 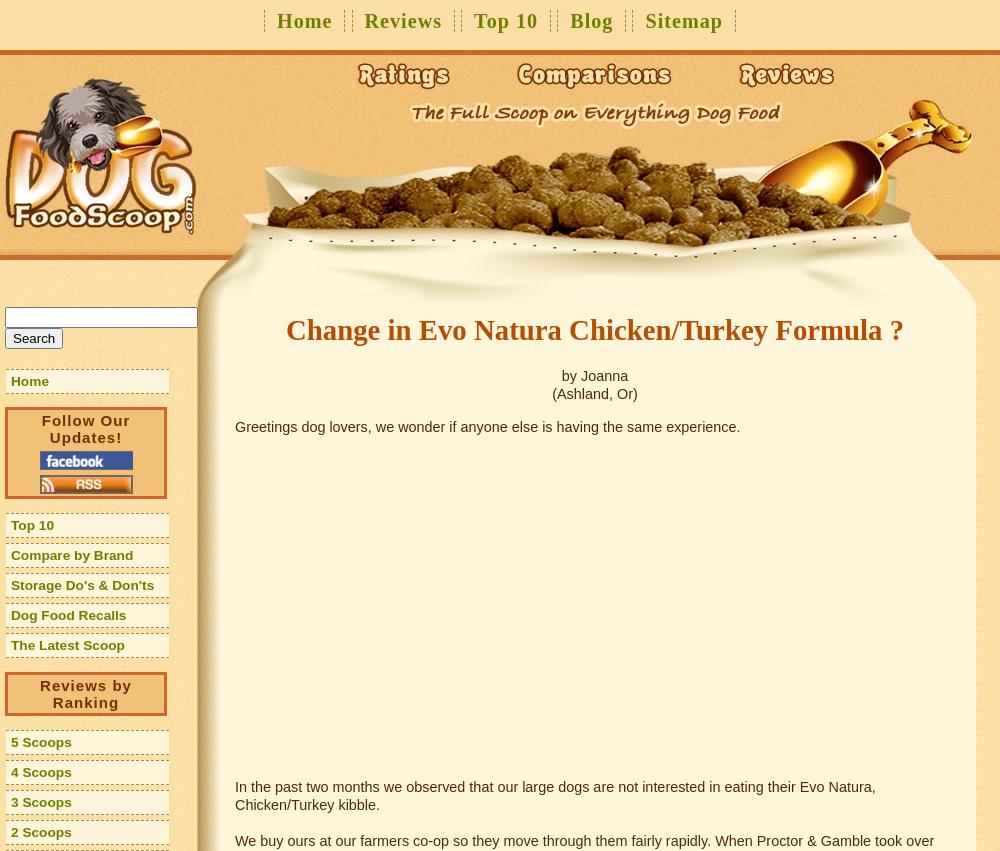 I want to click on 'Reviews by Ranking', so click(x=40, y=693).